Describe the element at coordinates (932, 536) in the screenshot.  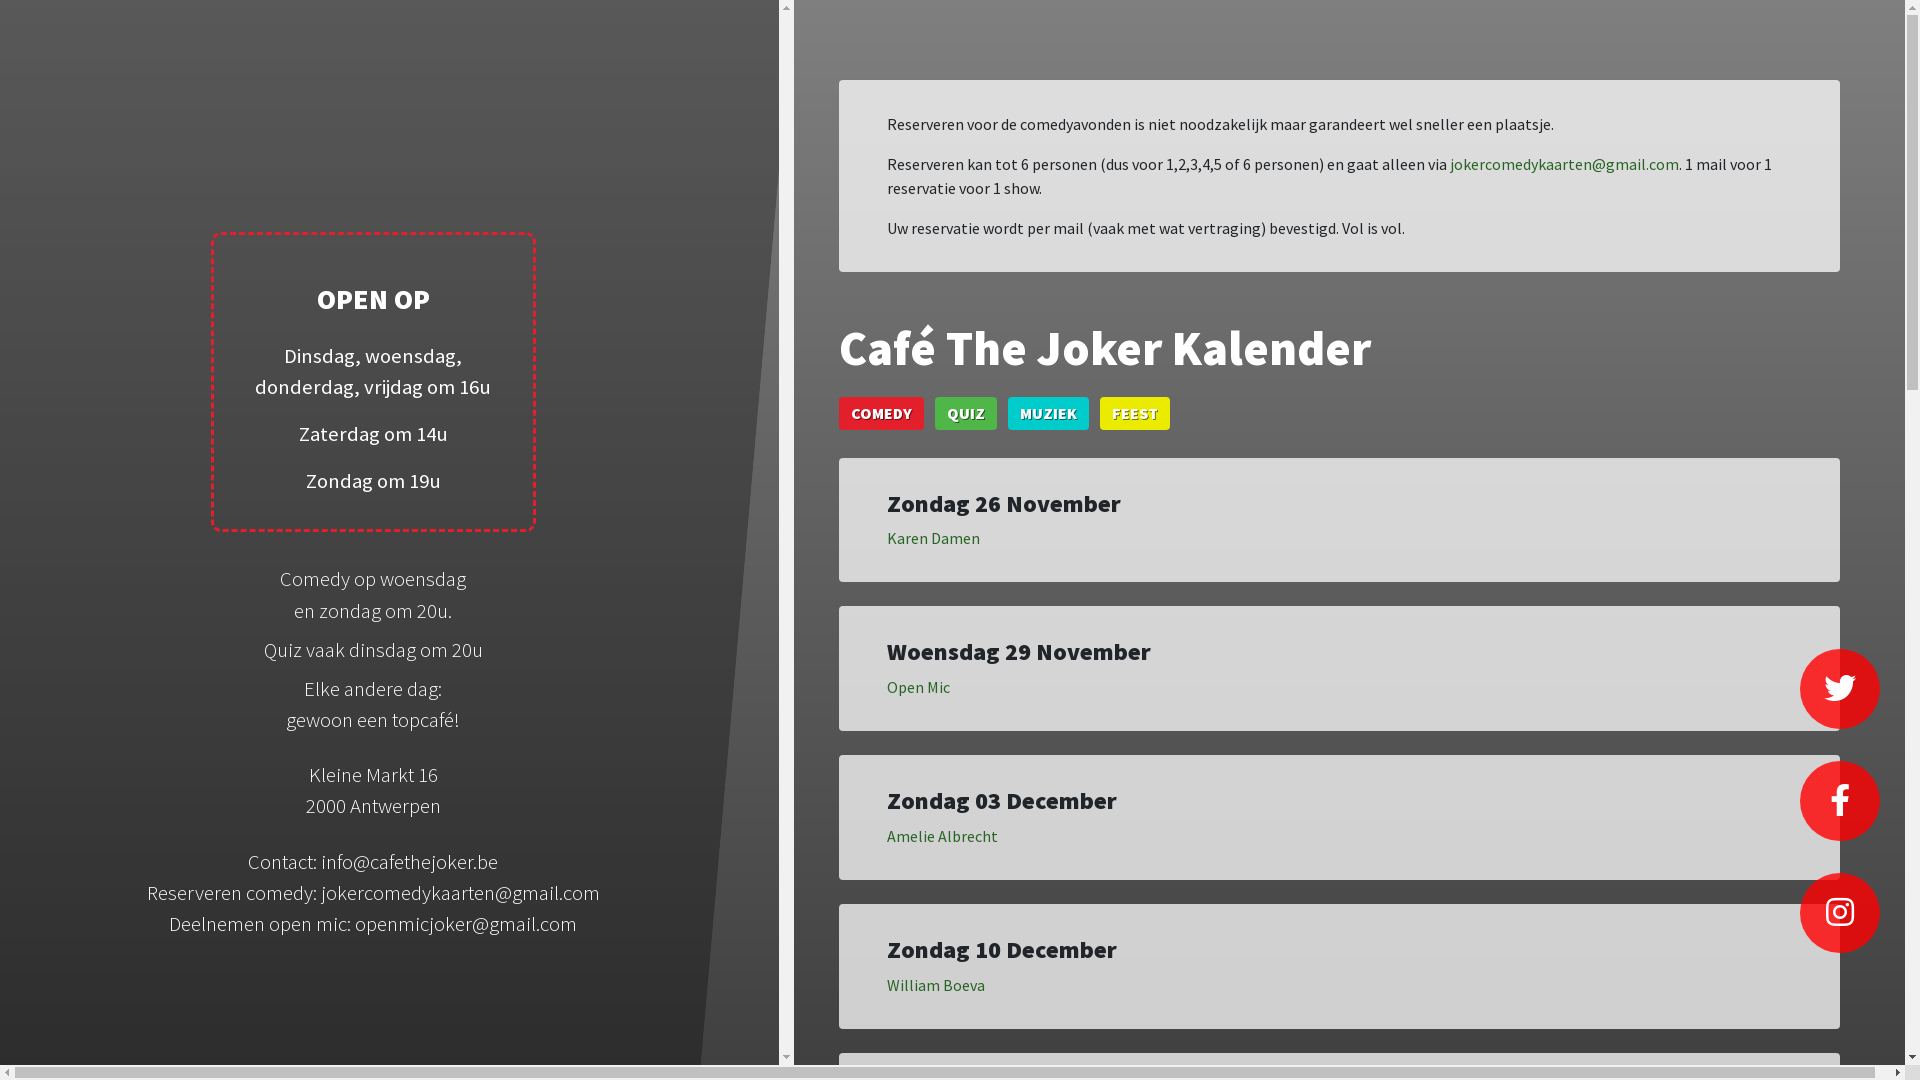
I see `'Karen Damen'` at that location.